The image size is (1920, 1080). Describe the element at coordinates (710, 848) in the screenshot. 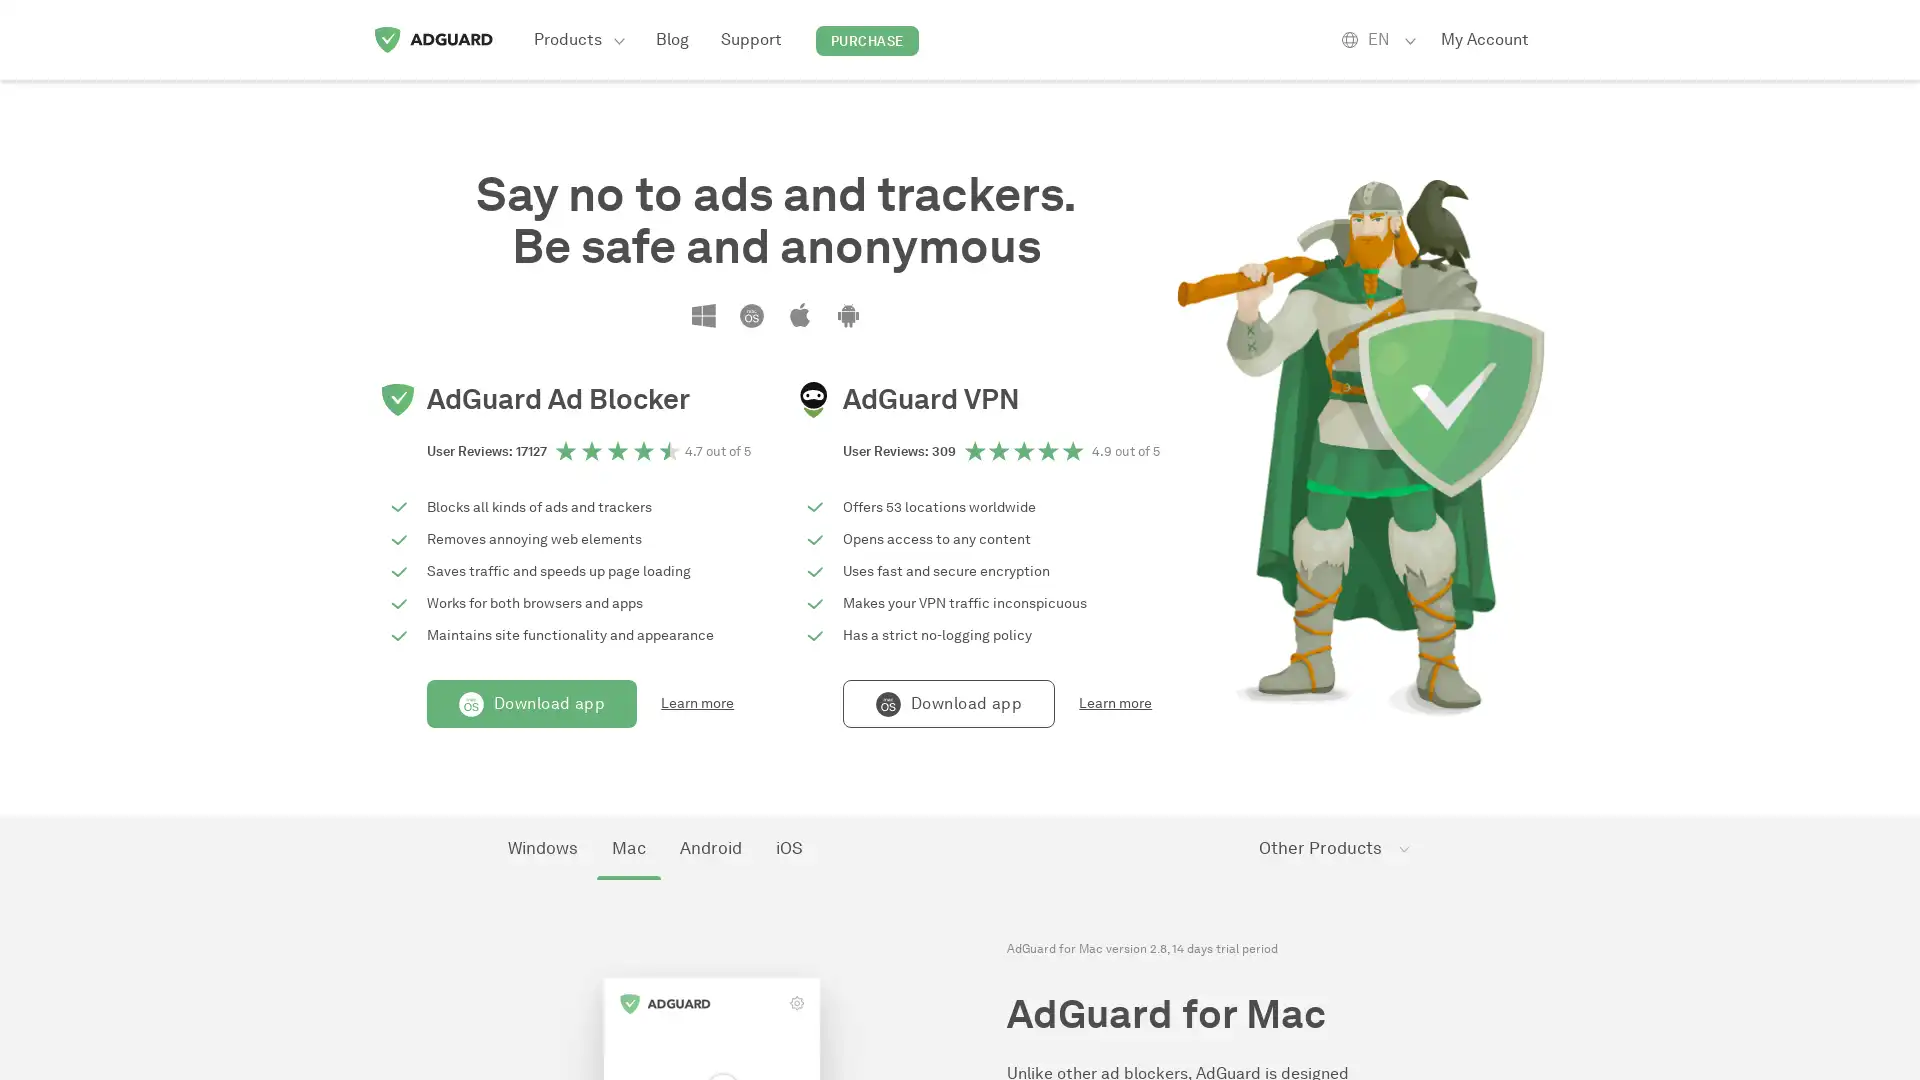

I see `Android` at that location.